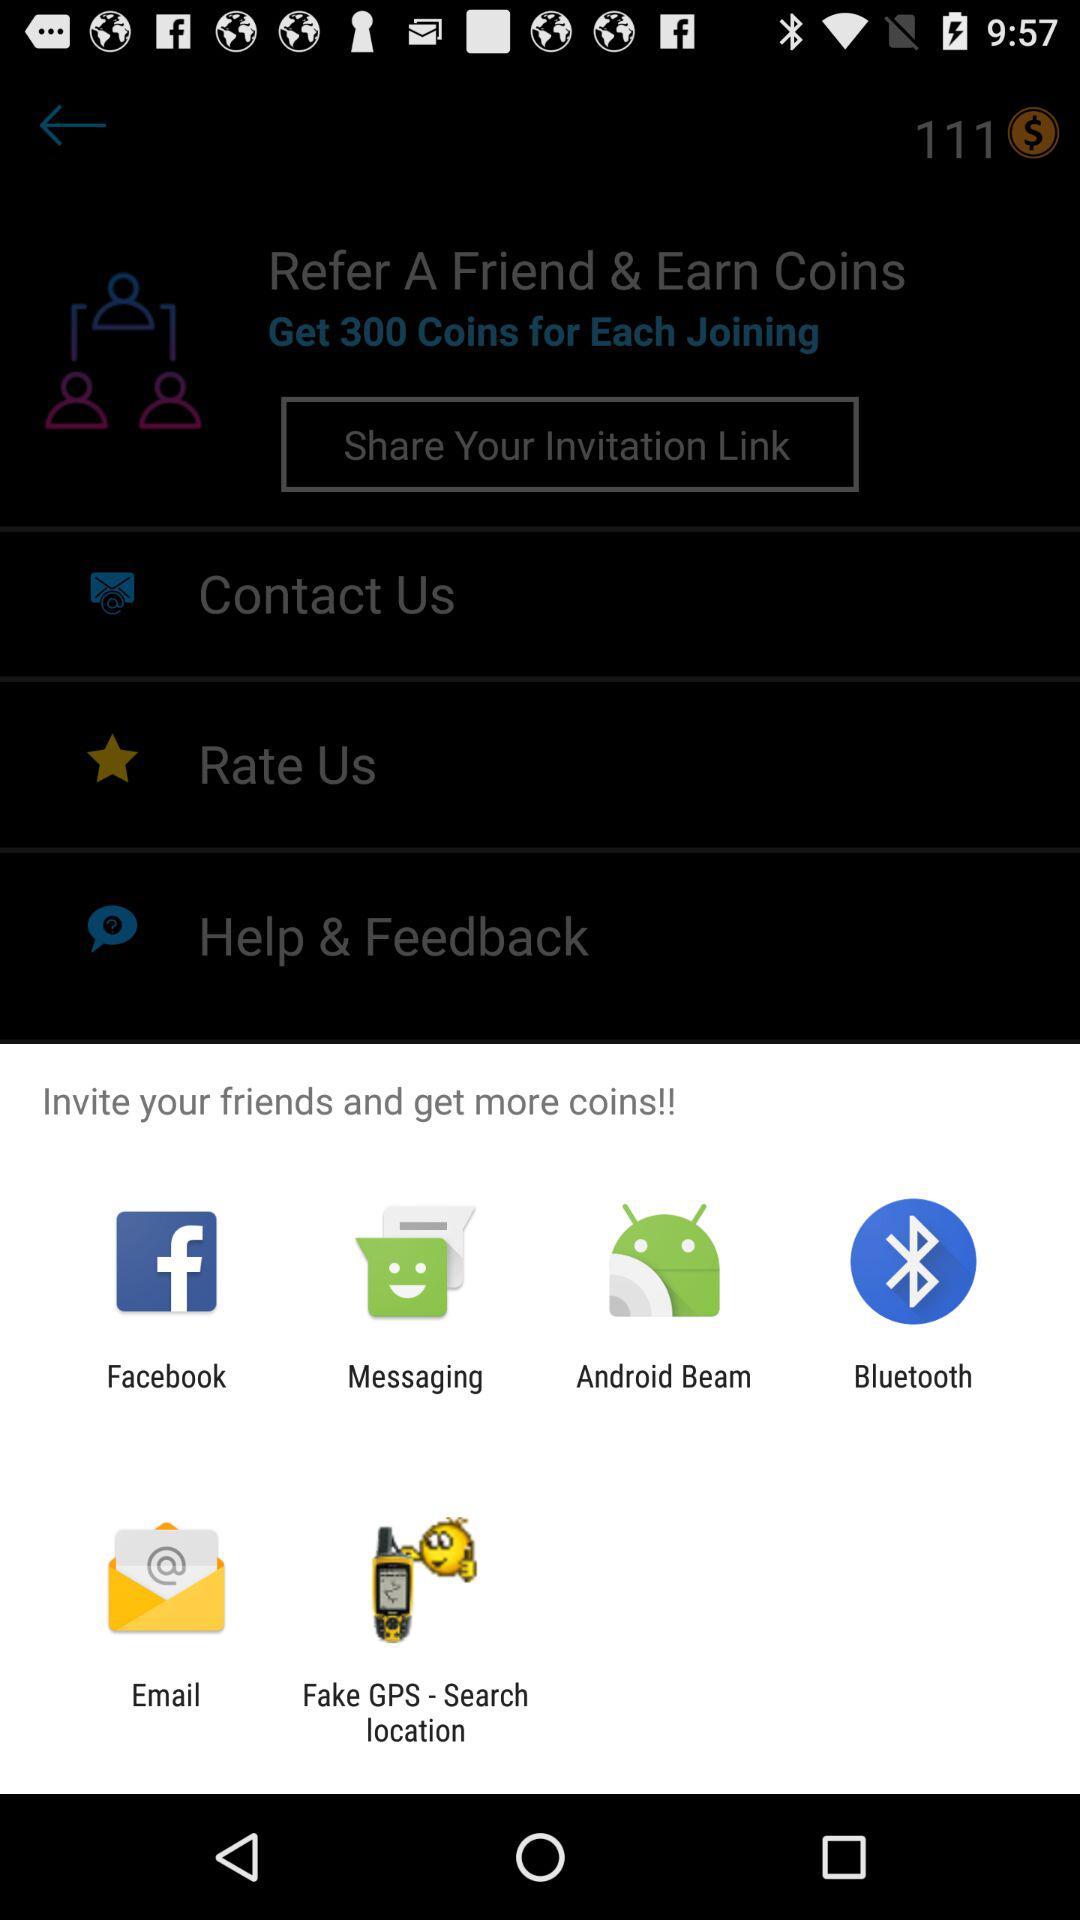  I want to click on the email icon, so click(165, 1711).